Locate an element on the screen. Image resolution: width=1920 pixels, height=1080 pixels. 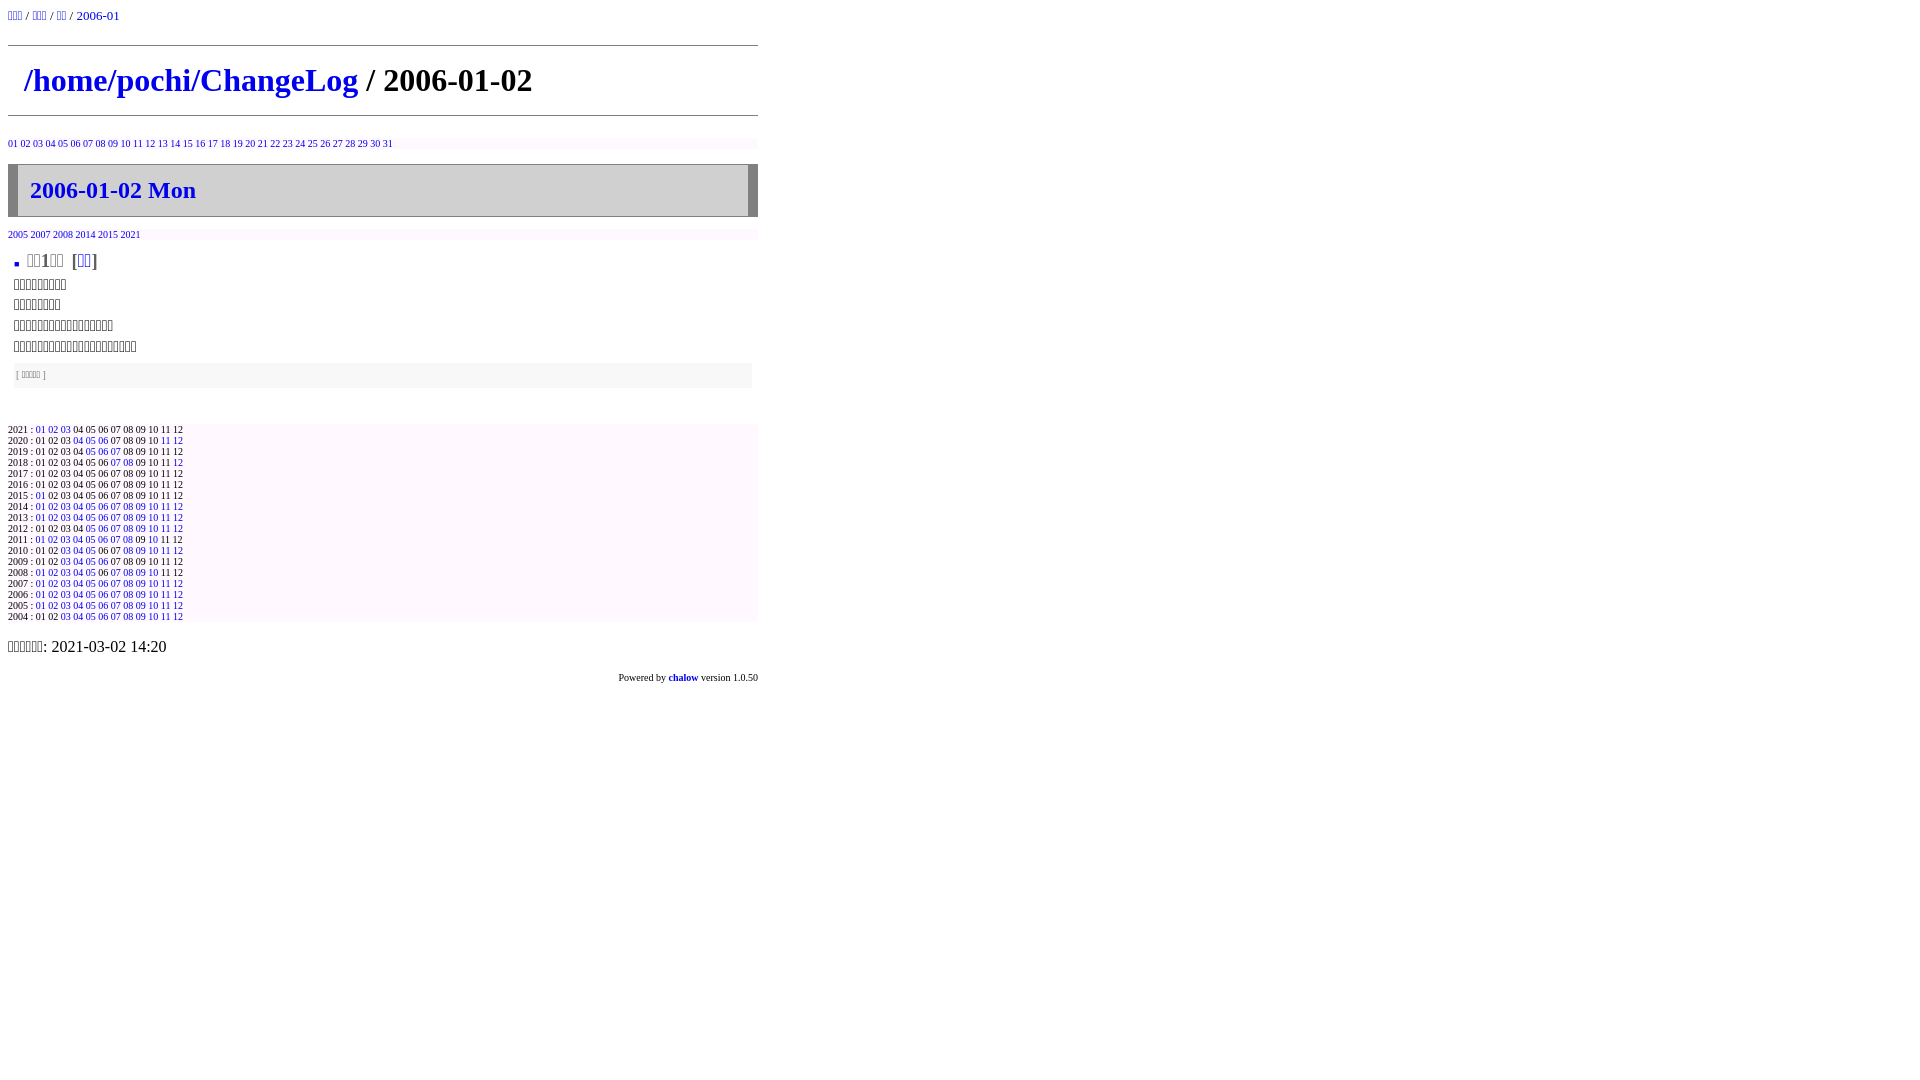
'07' is located at coordinates (114, 604).